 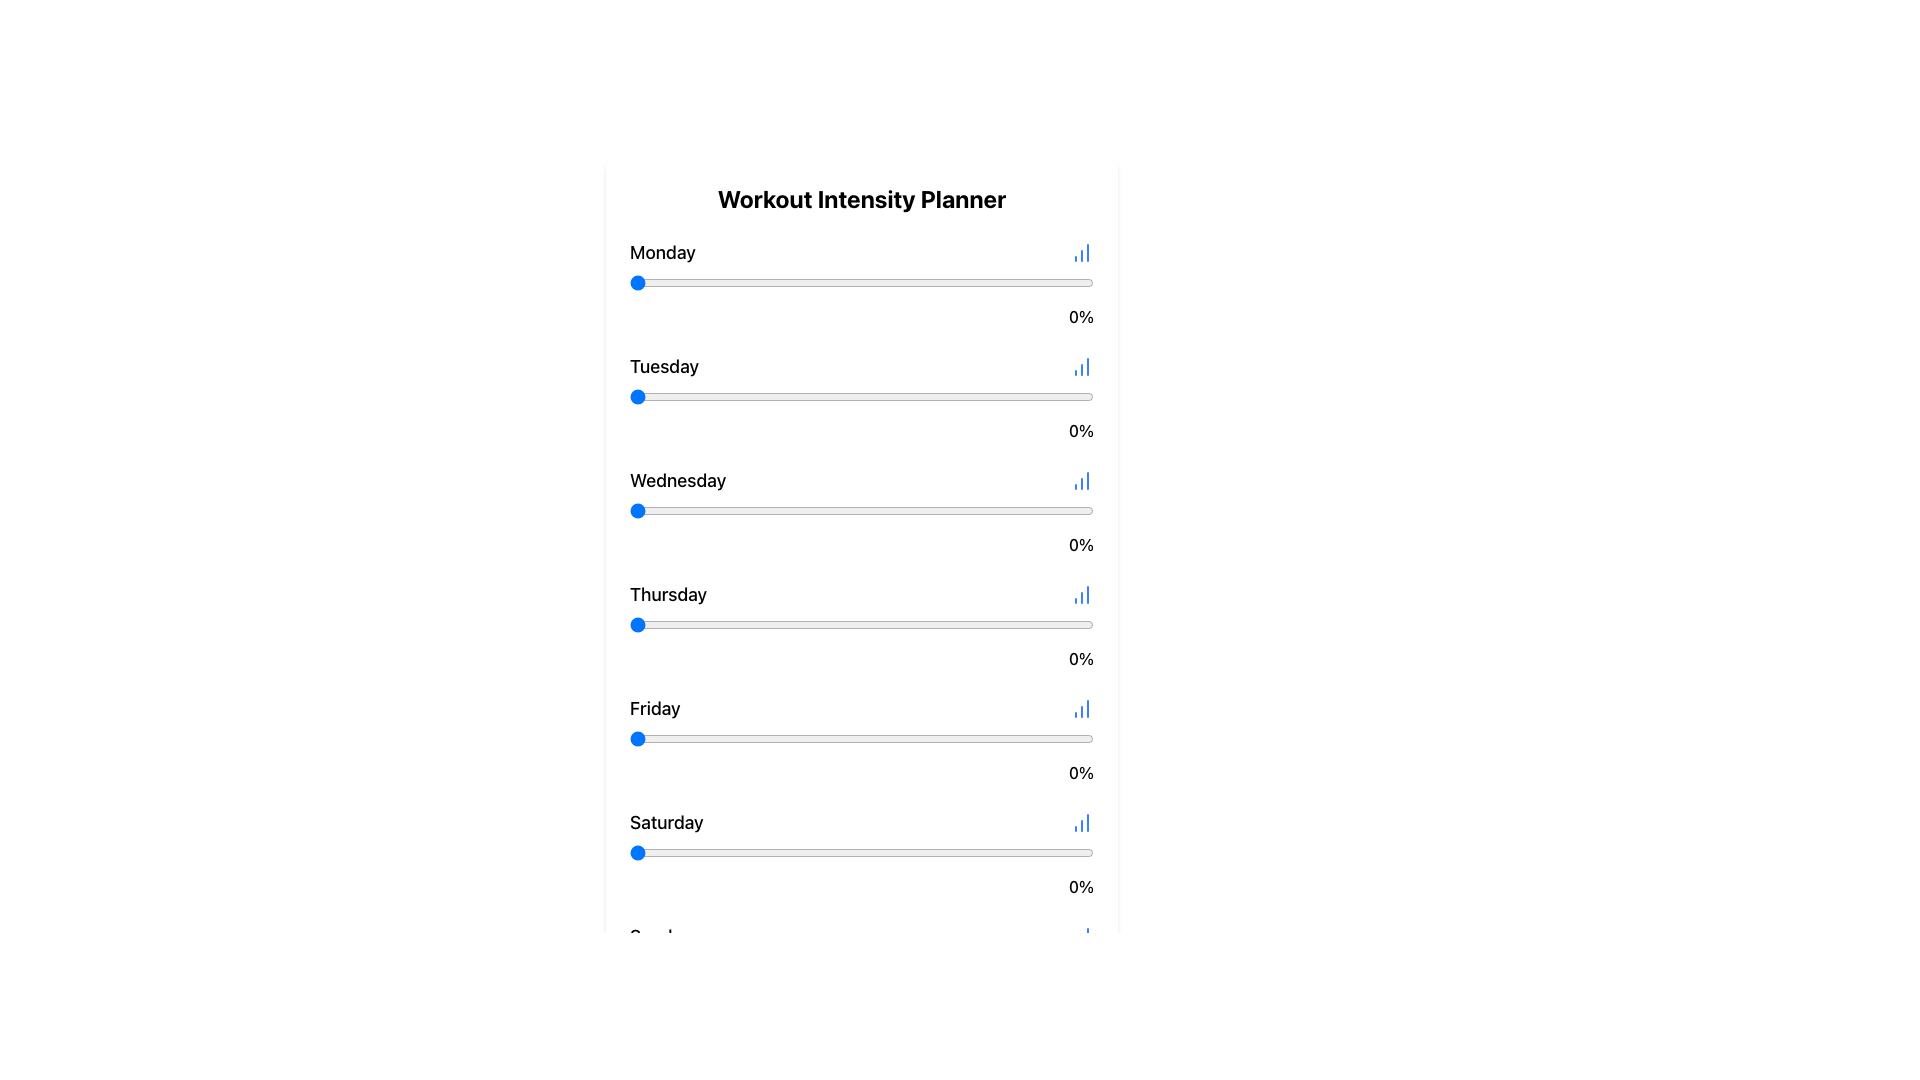 I want to click on the workout intensity for Monday, so click(x=866, y=282).